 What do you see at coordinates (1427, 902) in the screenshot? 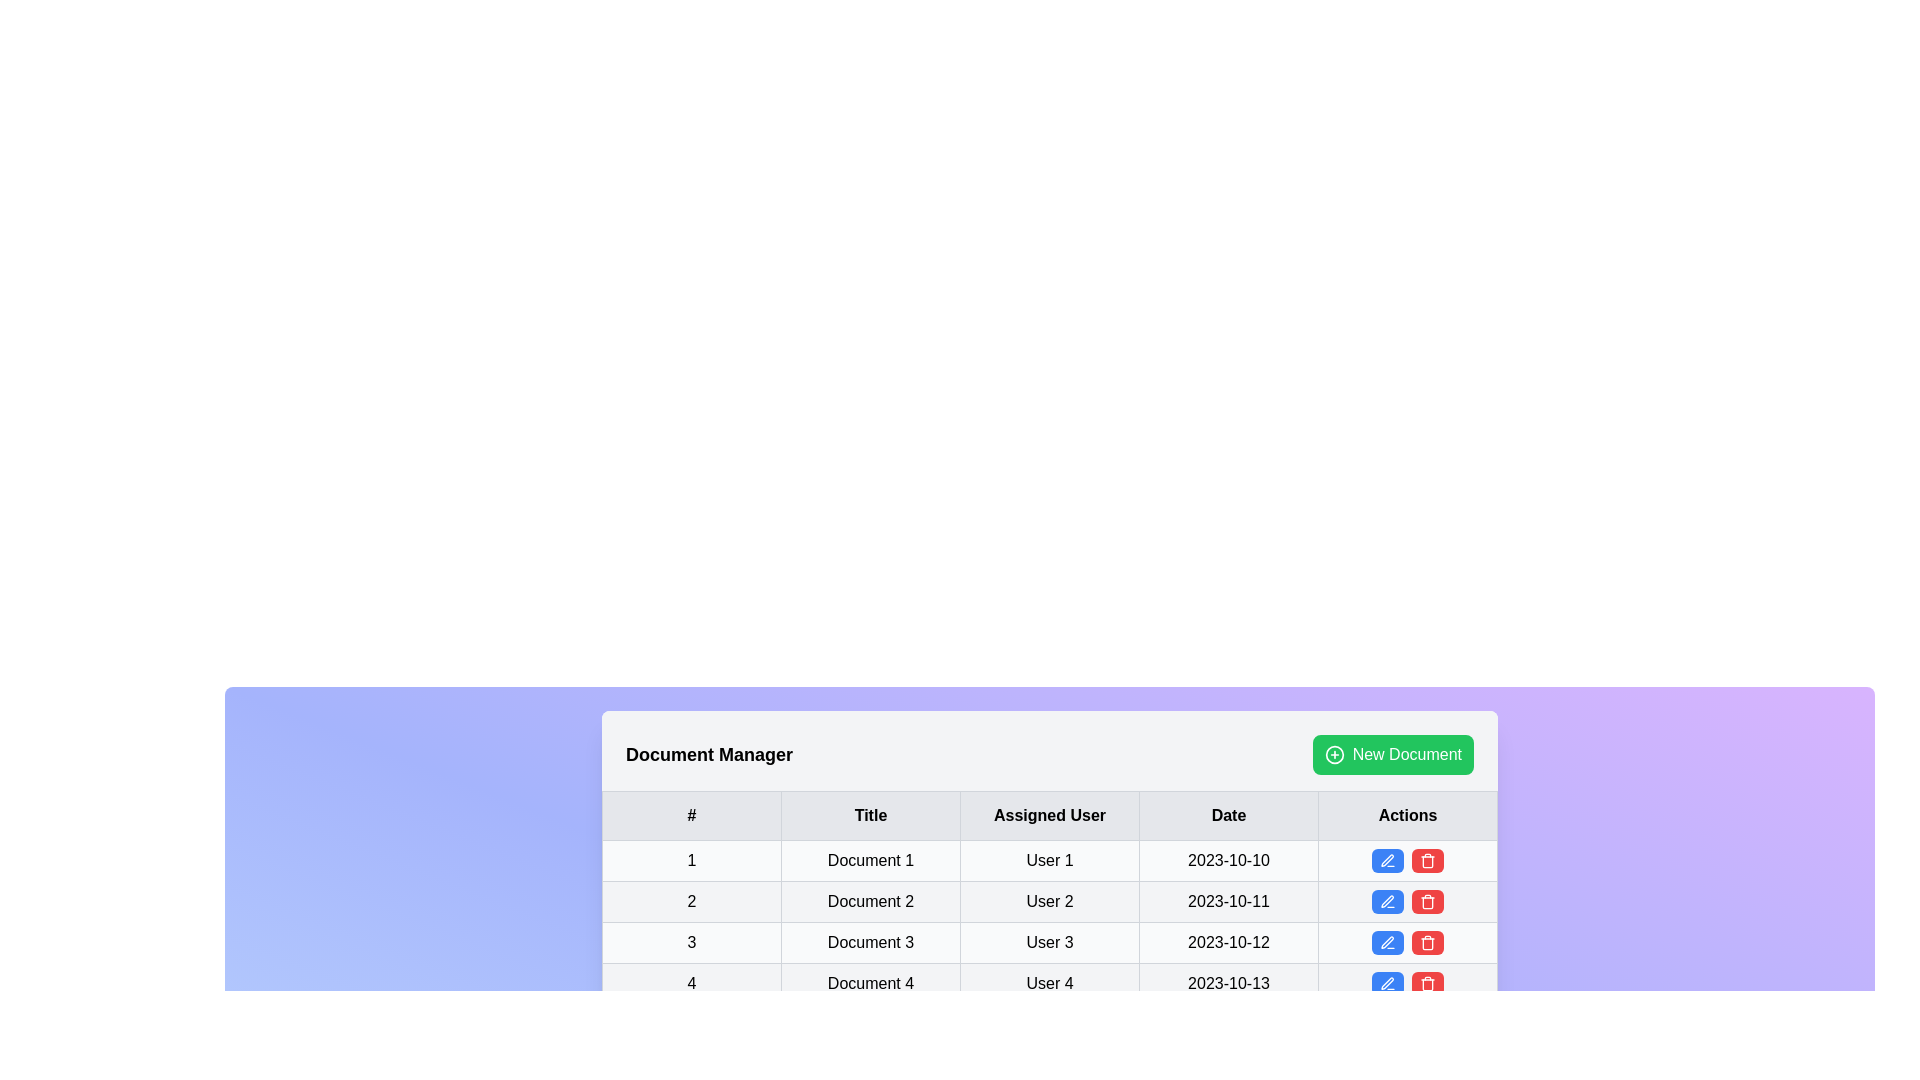
I see `the trash icon located within the red button in the 'Actions' column of the last row` at bounding box center [1427, 902].